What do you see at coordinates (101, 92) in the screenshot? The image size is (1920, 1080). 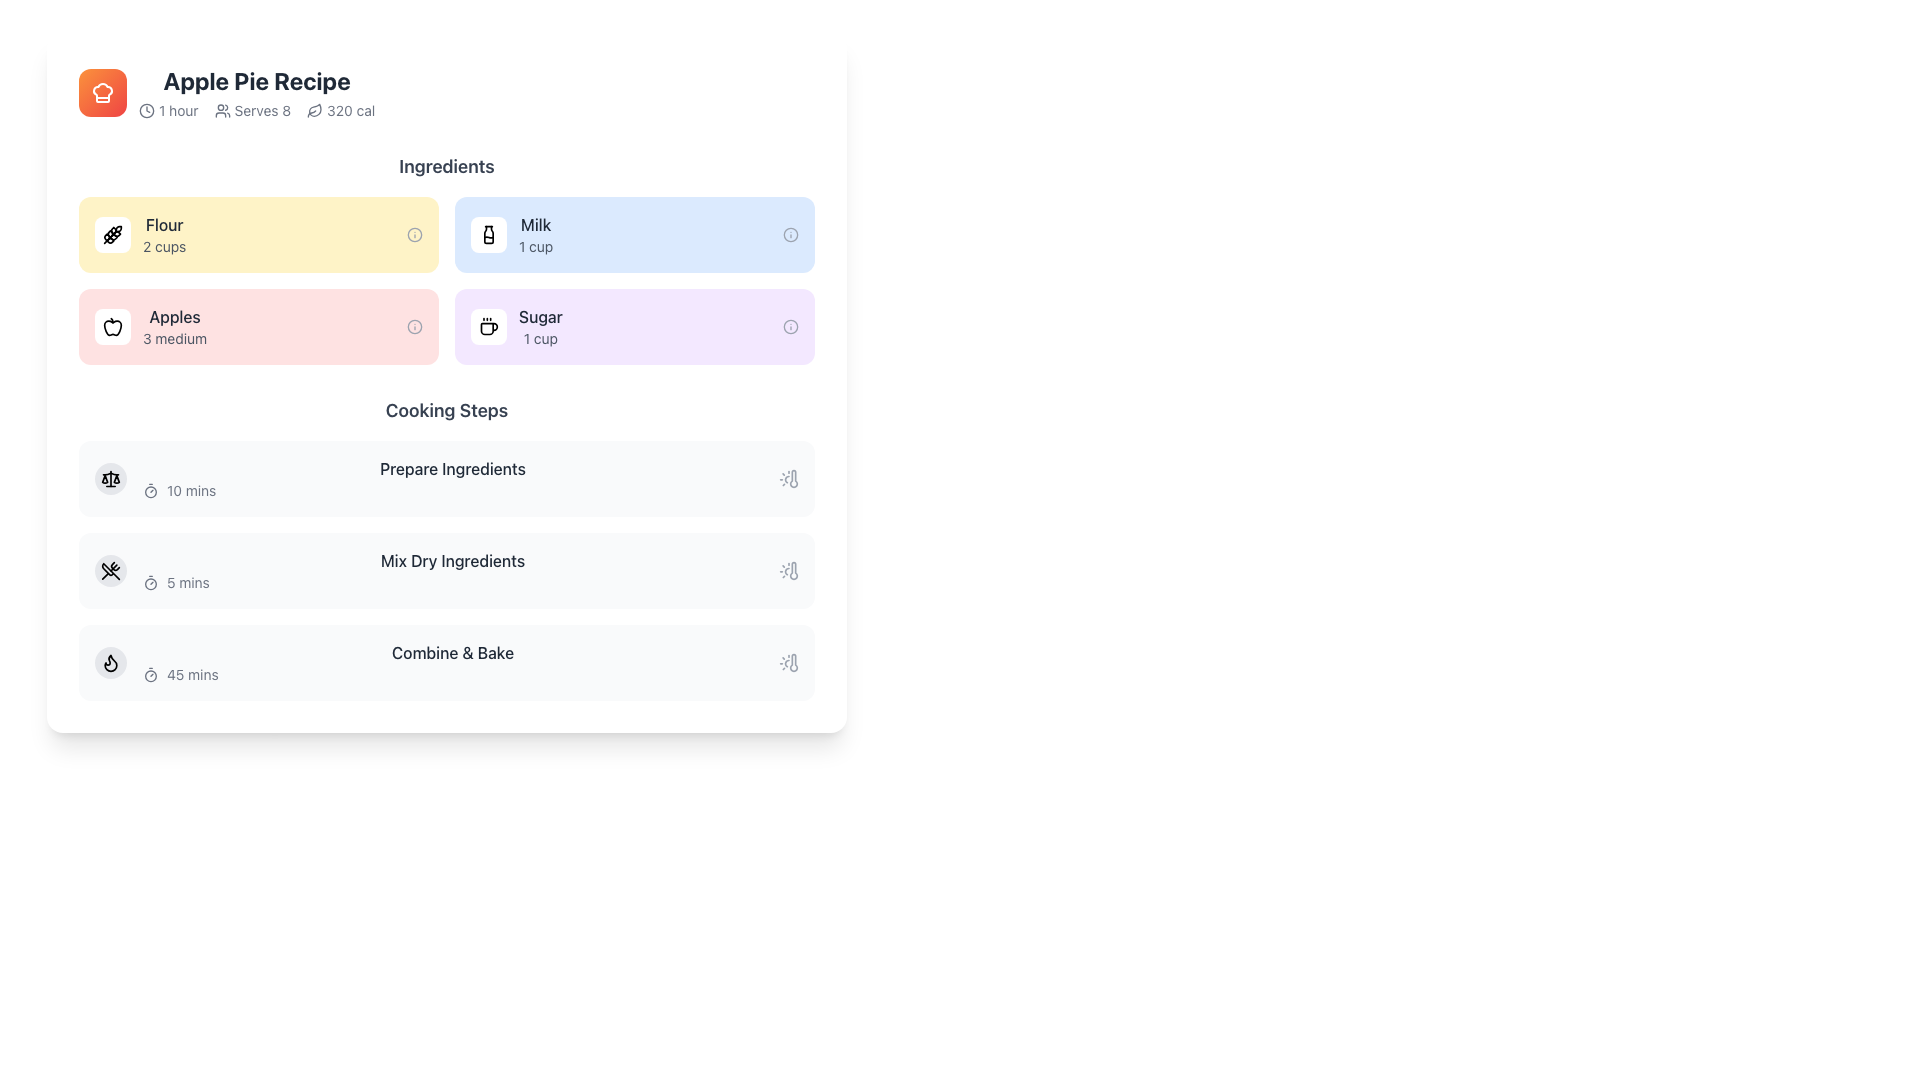 I see `the chef hat icon located beside the 'Apple Pie Recipe' title, which is characterized by smooth curves and a minimalist design` at bounding box center [101, 92].